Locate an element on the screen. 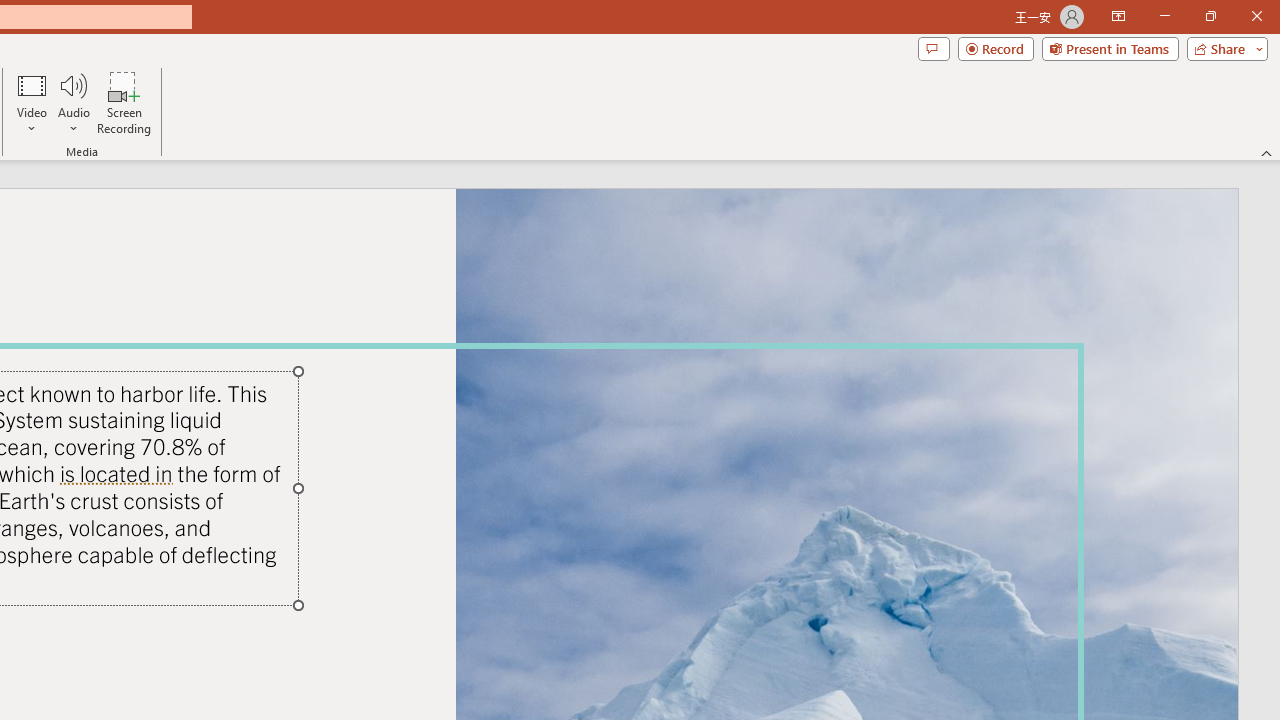 The image size is (1280, 720). 'Audio' is located at coordinates (73, 103).